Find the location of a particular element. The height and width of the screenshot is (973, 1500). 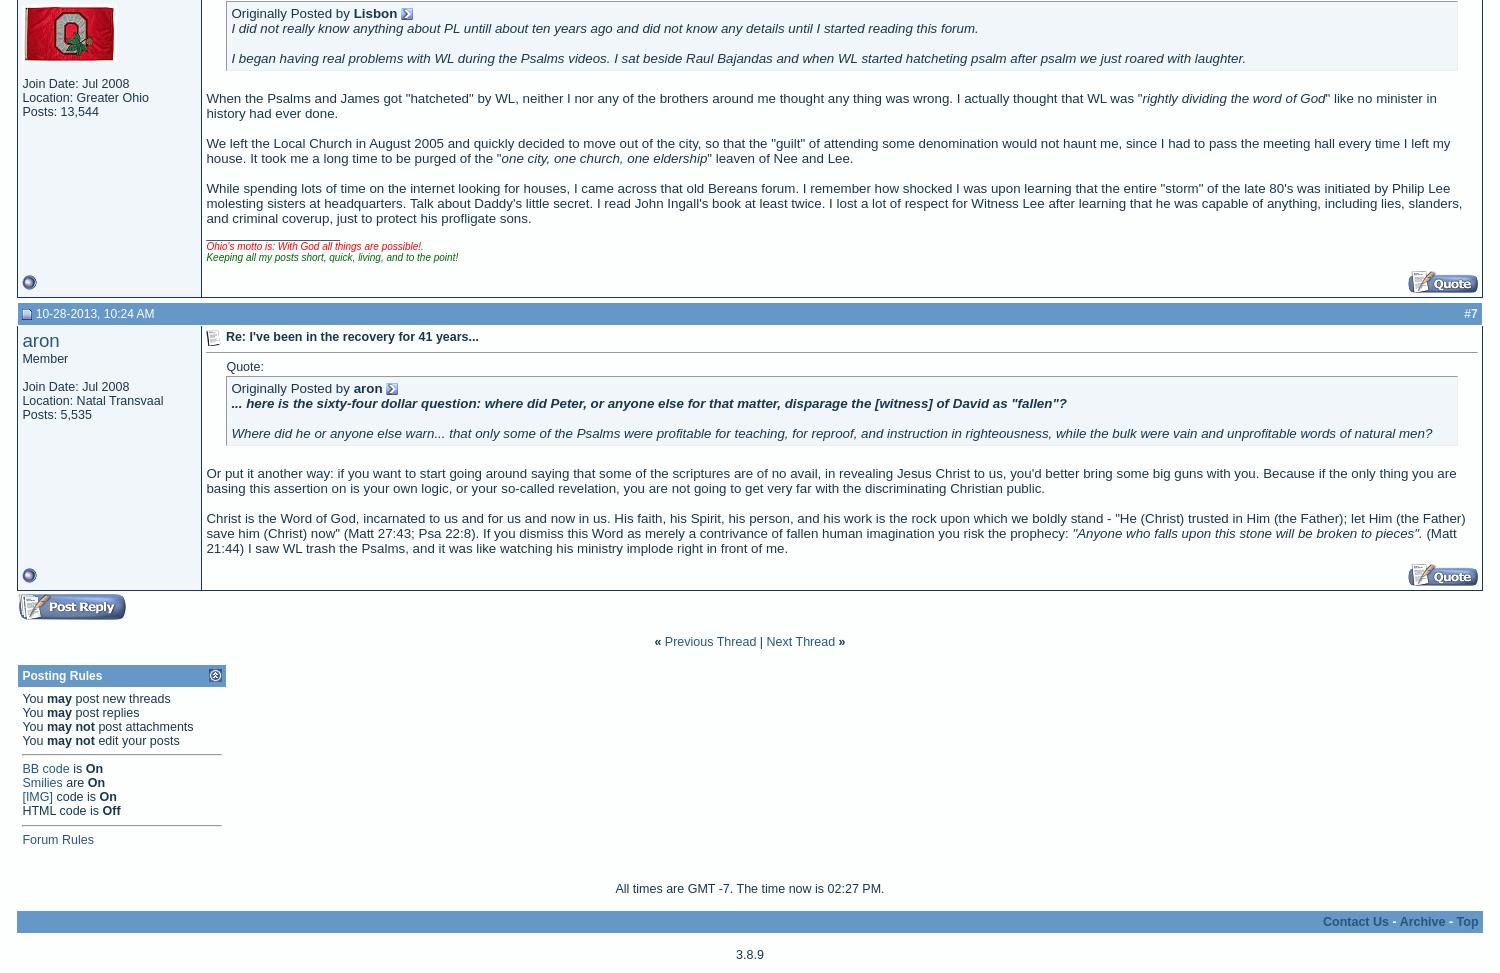

'Top' is located at coordinates (1466, 920).